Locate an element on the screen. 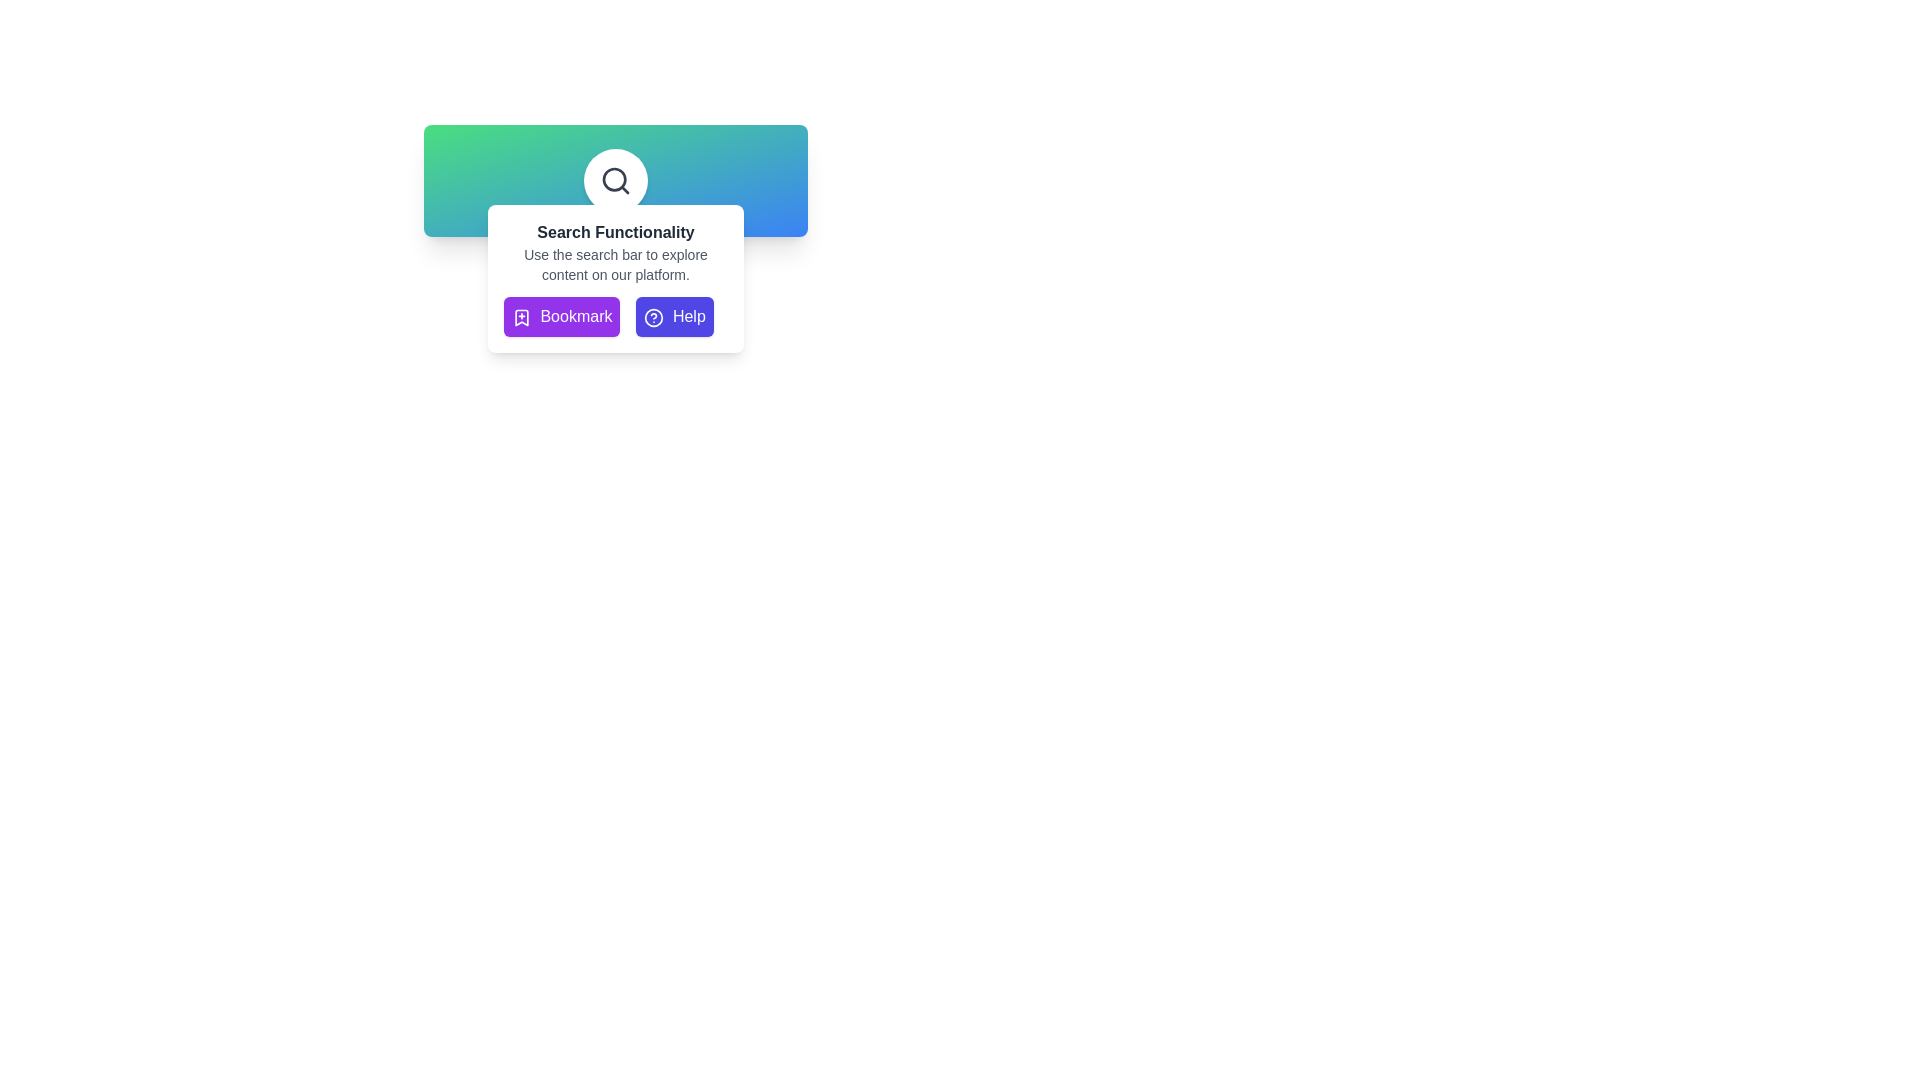 This screenshot has width=1920, height=1080. the 'Bookmark' button icon, which is a visual indicator positioned to the left of the text 'Bookmark' within a rounded rectangular button is located at coordinates (522, 315).